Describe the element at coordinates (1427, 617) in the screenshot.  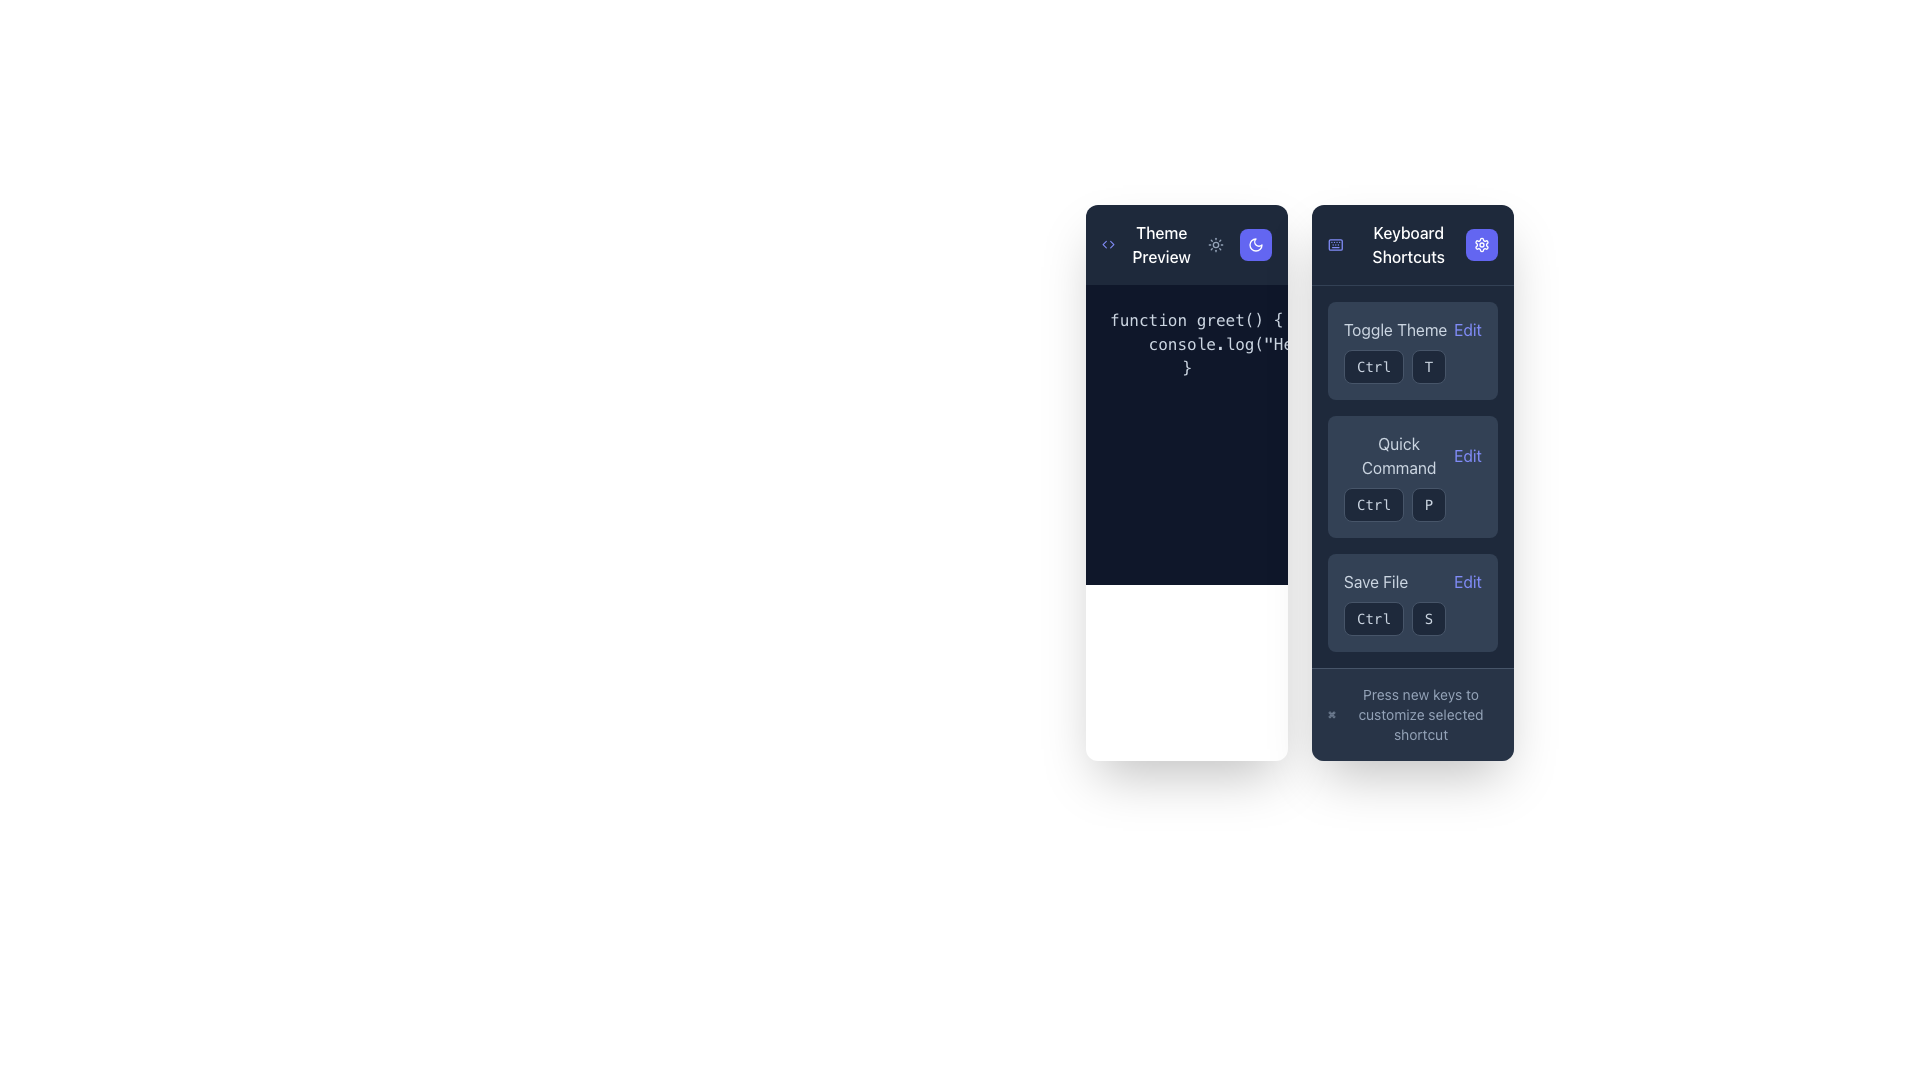
I see `the rounded rectangular button labeled 'S' with a dark slate background and light slate text, located in the bottom-right portion of the keyboard shortcuts list` at that location.